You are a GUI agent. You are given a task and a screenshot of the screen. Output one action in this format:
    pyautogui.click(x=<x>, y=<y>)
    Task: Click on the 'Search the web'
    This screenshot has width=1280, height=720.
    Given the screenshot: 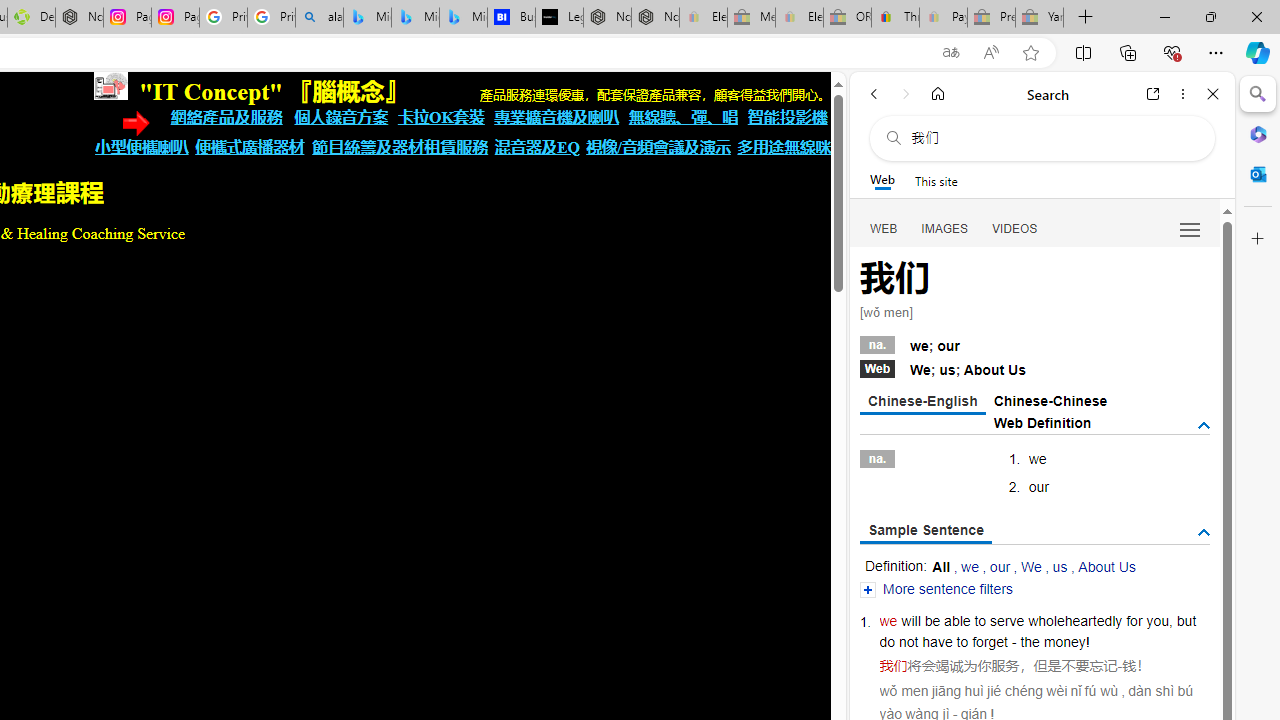 What is the action you would take?
    pyautogui.click(x=1051, y=137)
    